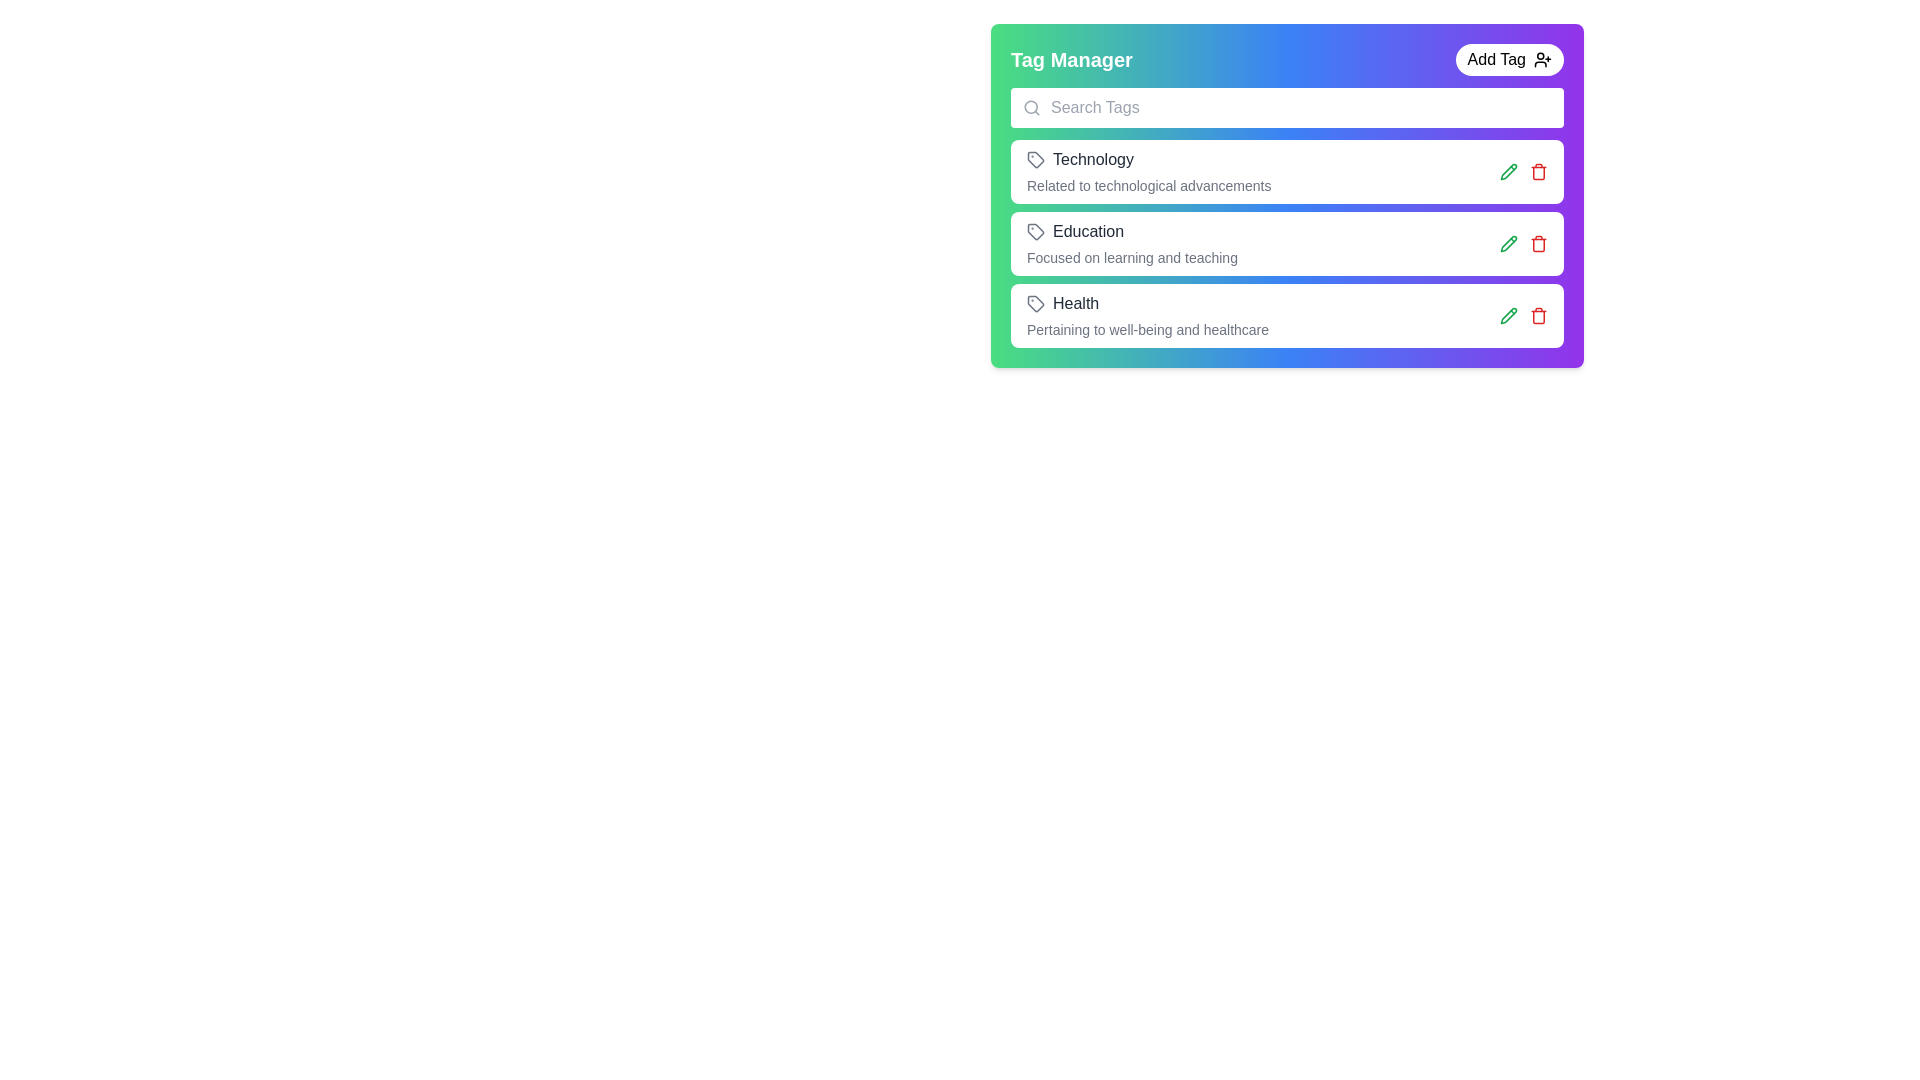 Image resolution: width=1920 pixels, height=1080 pixels. Describe the element at coordinates (1147, 329) in the screenshot. I see `descriptive text located below the 'Health' label in the 'Tag Manager' interface, which provides additional context about the associated tag` at that location.